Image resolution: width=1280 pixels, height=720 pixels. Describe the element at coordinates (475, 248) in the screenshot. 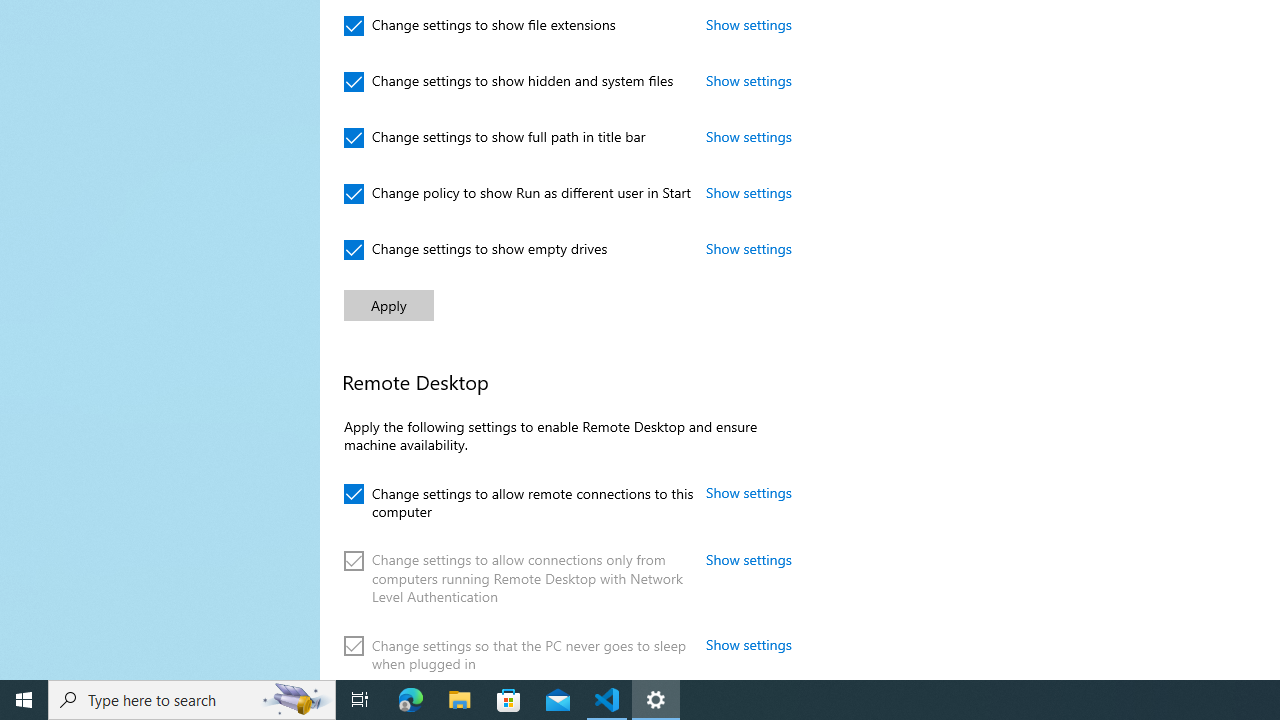

I see `'Change settings to show empty drives'` at that location.